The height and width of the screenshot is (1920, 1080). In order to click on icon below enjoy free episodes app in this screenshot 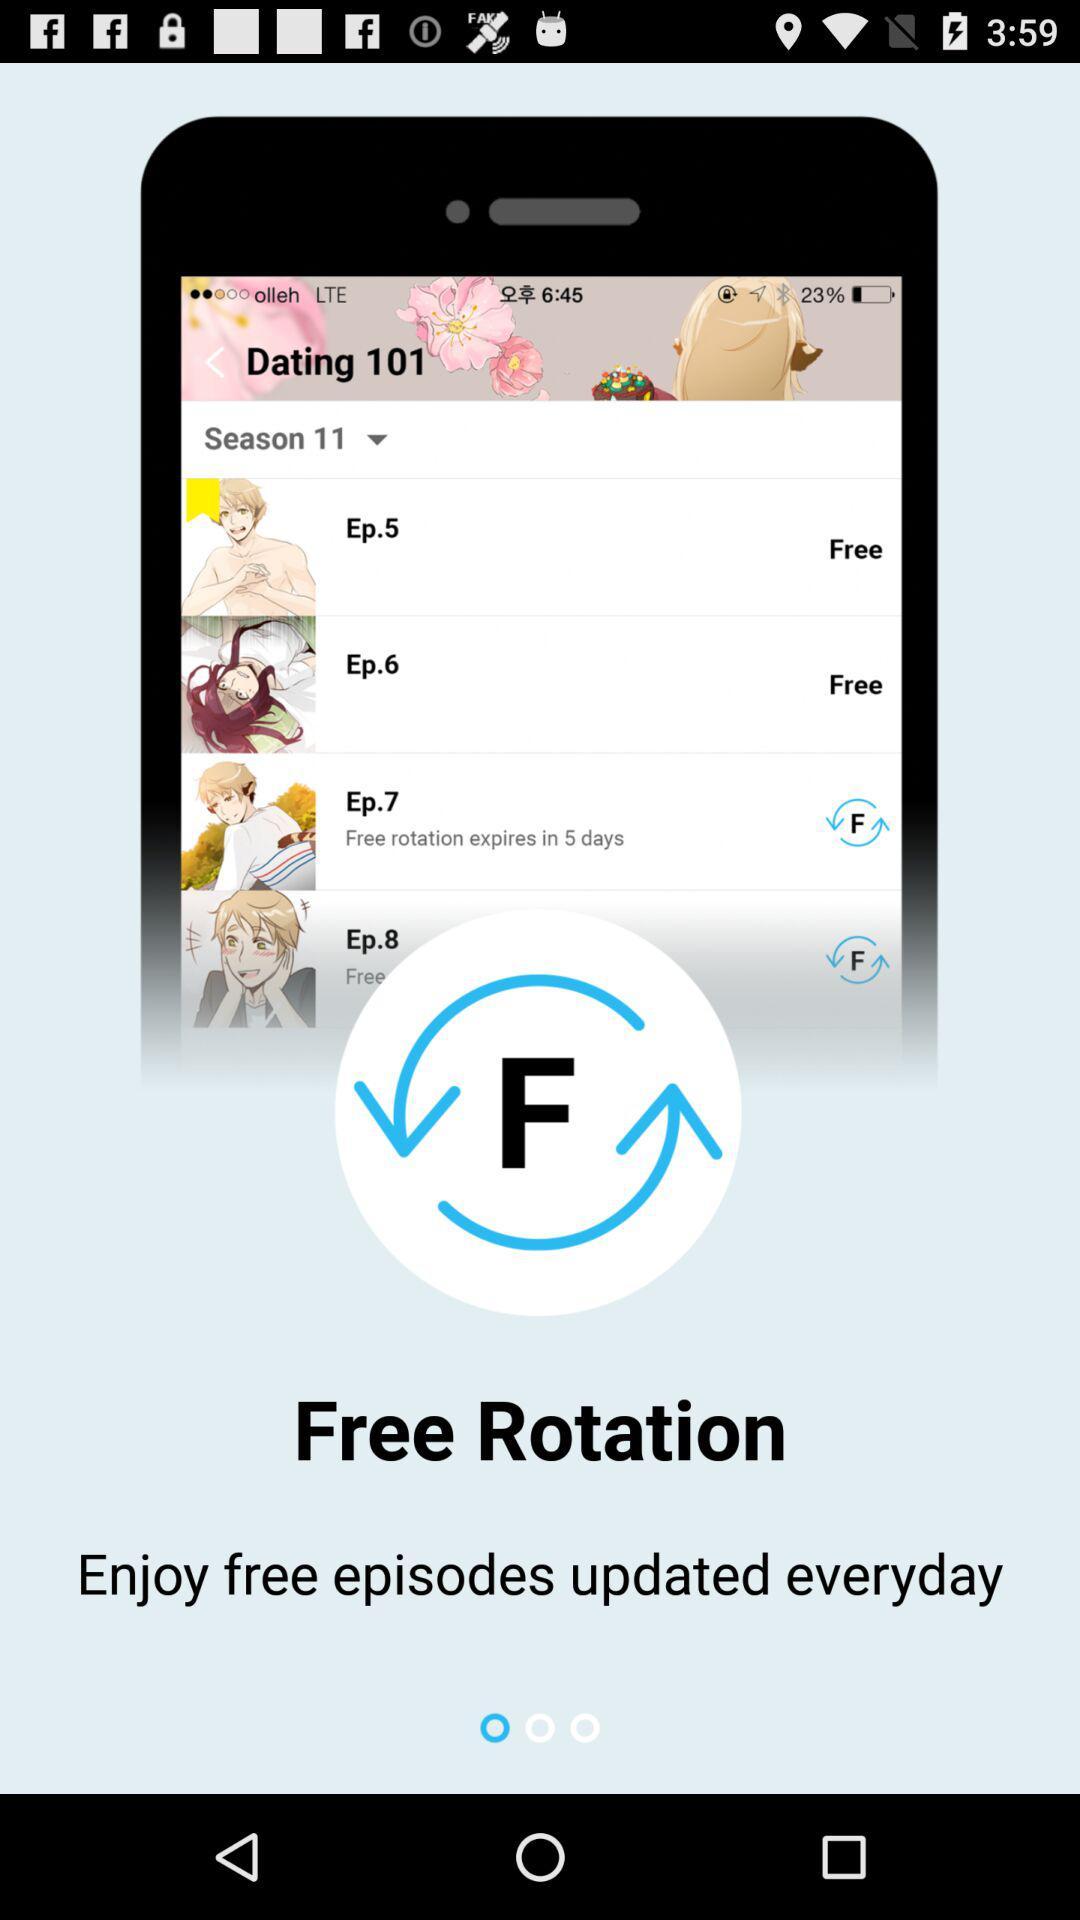, I will do `click(585, 1727)`.